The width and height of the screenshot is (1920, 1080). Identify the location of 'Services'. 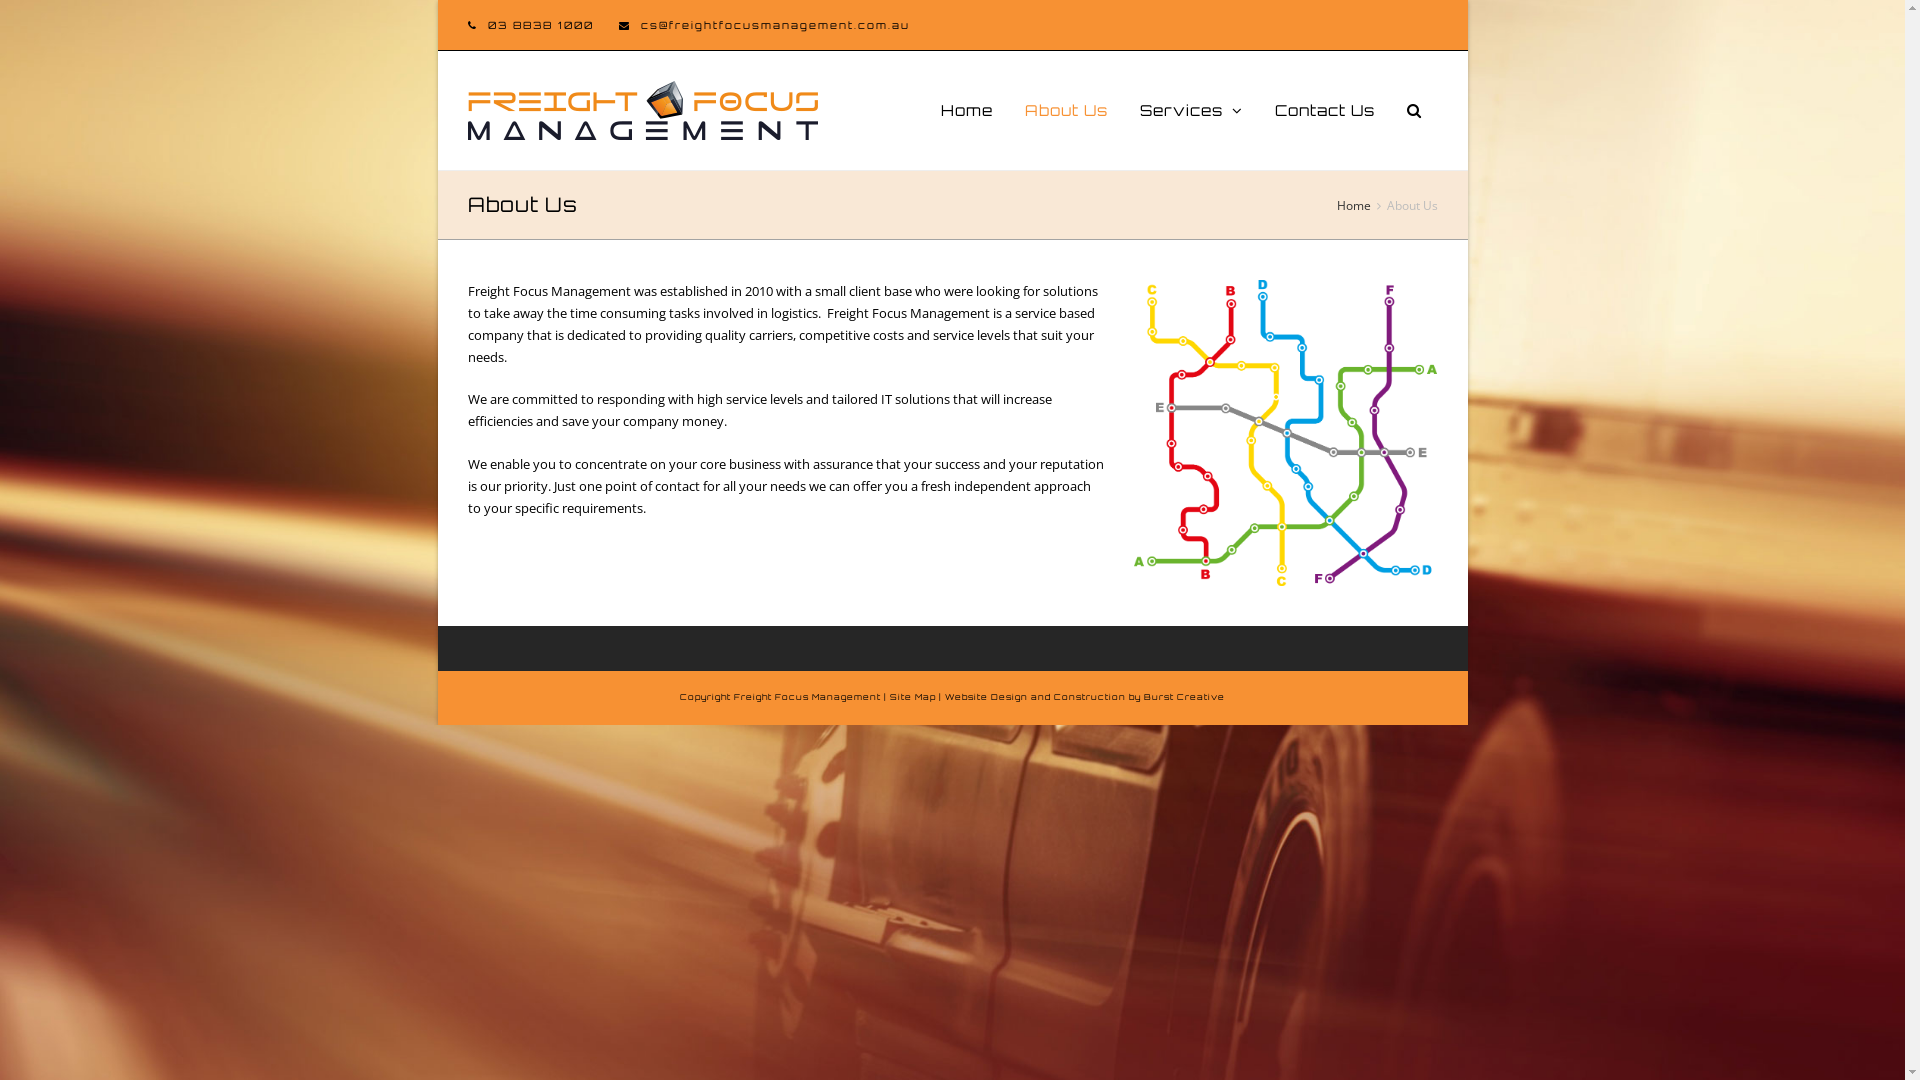
(1191, 111).